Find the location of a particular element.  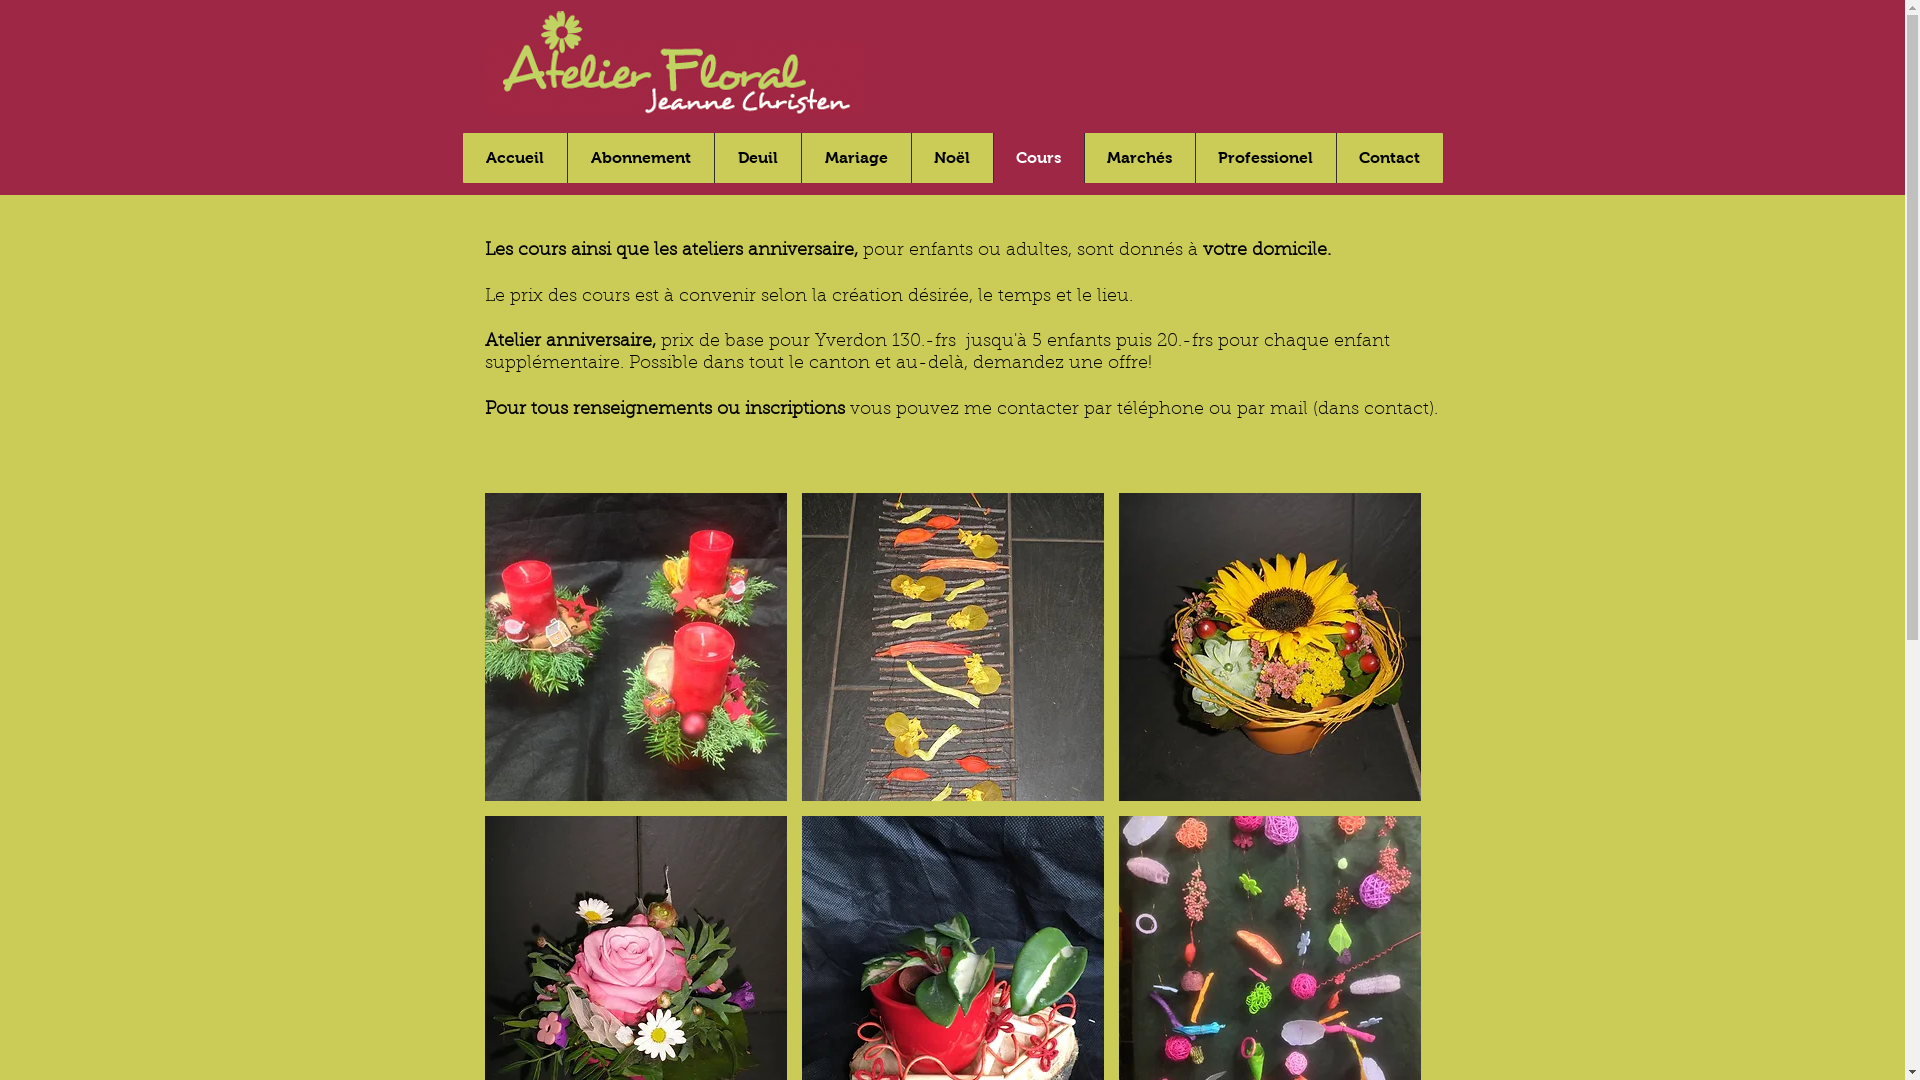

'Cours' is located at coordinates (1037, 157).